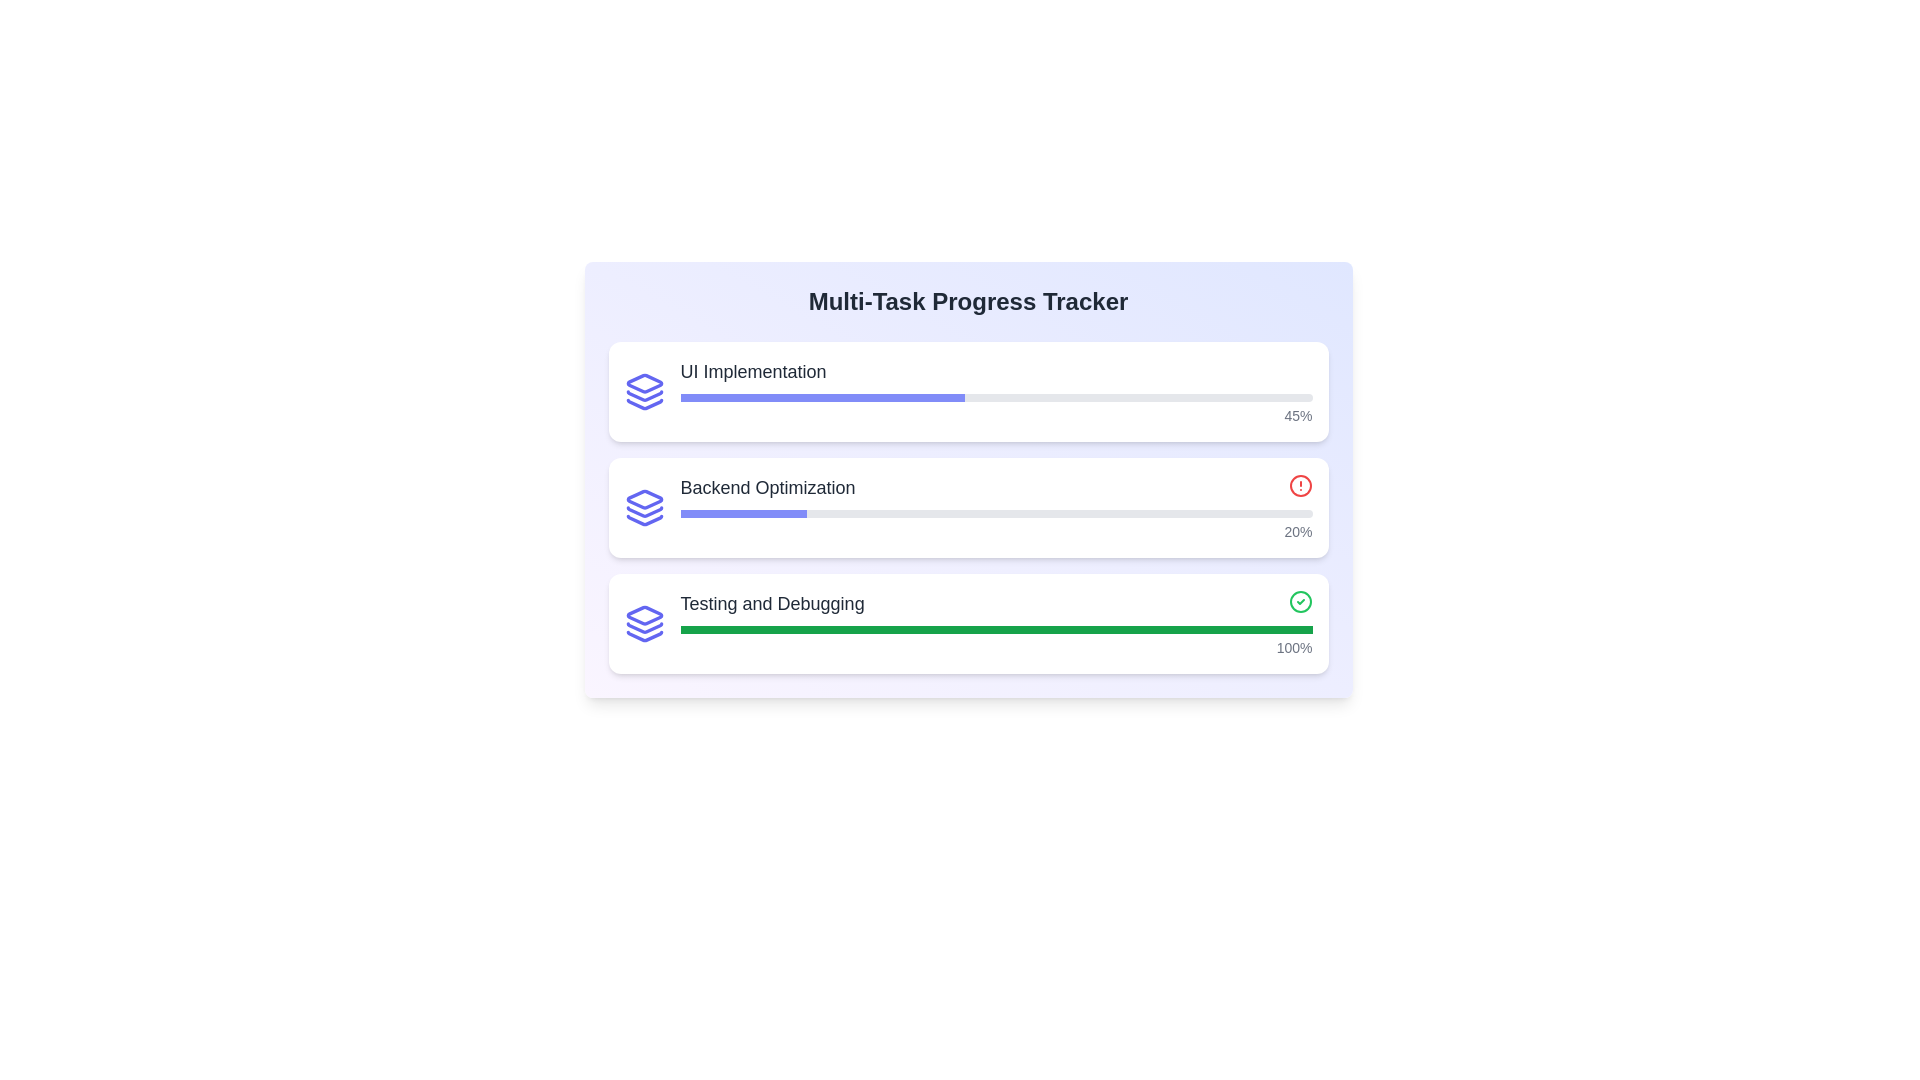 The height and width of the screenshot is (1080, 1920). What do you see at coordinates (644, 636) in the screenshot?
I see `the graphical layer icon consisting of three stacked polygons, located at the bottom layer of the icon adjacent to the progress bar labeled 'Testing and Debugging'` at bounding box center [644, 636].